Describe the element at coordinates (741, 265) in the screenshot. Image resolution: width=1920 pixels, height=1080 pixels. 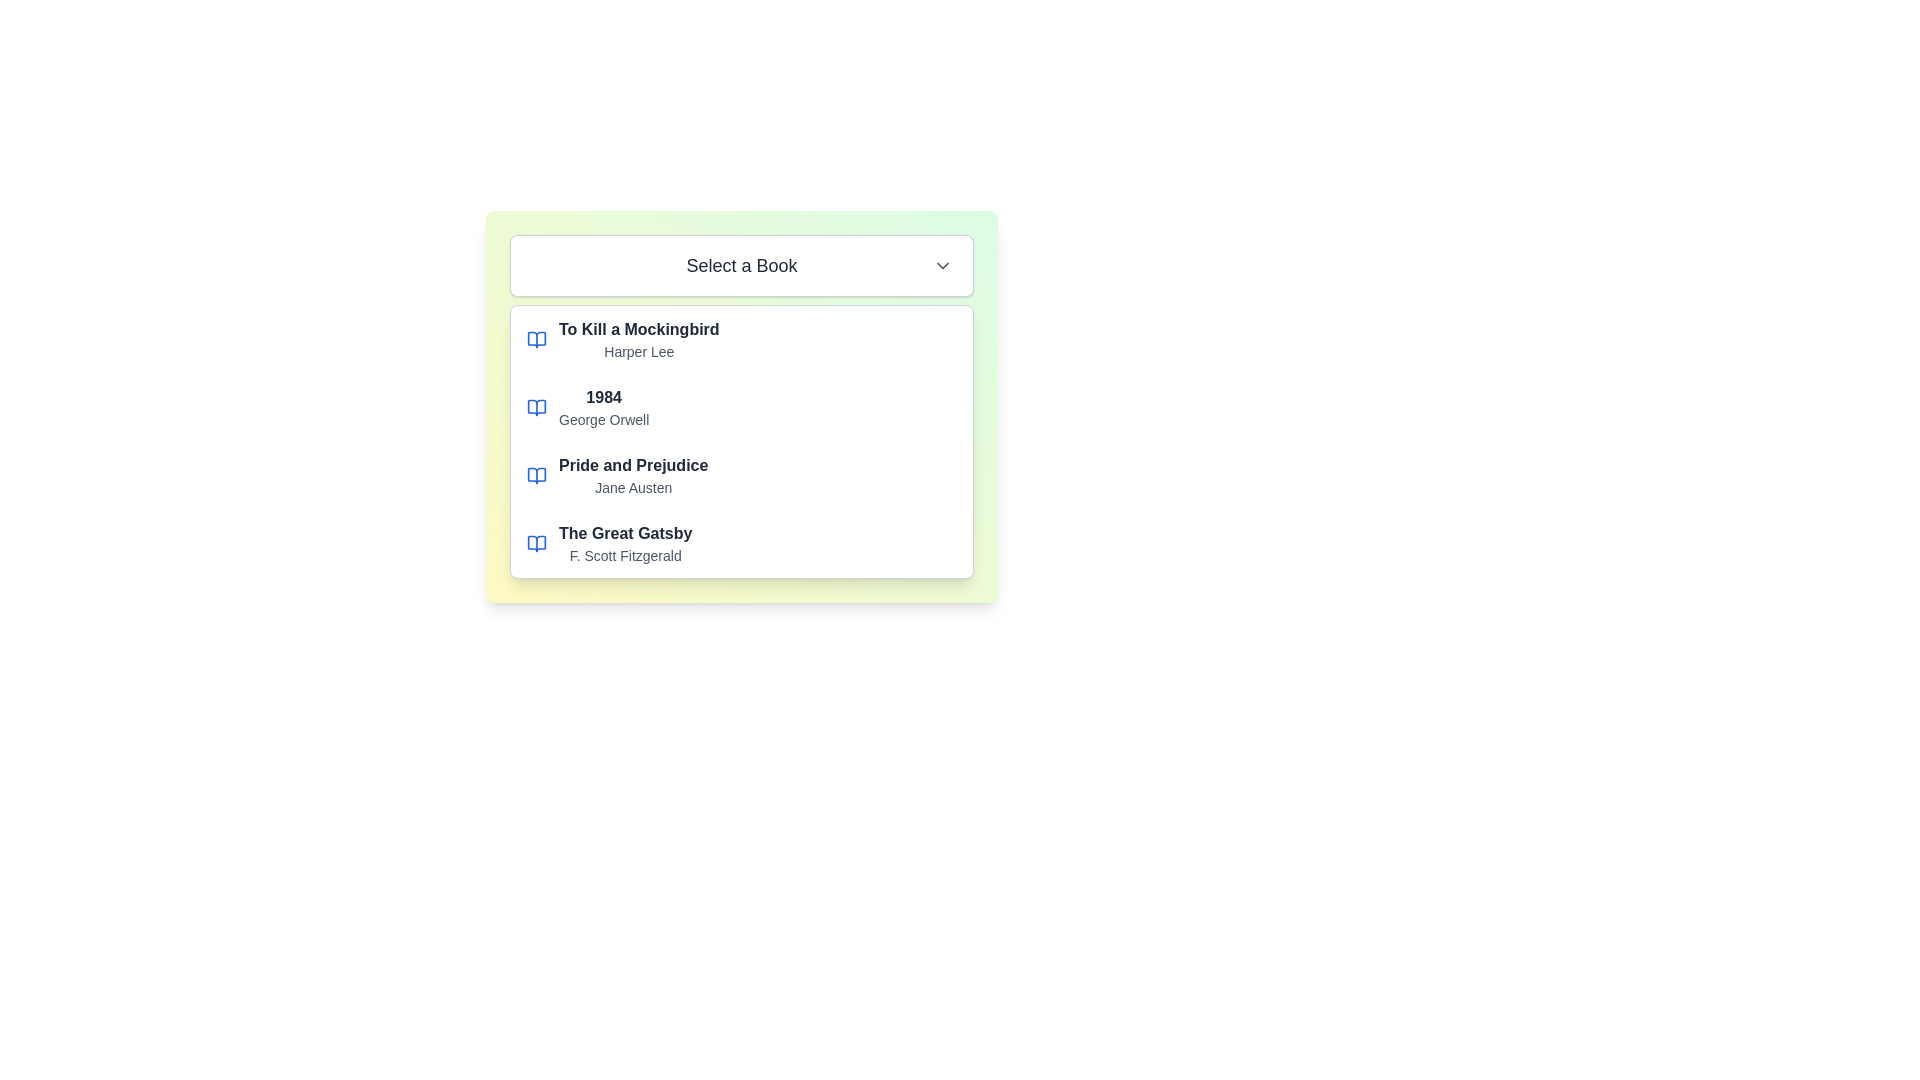
I see `the 'Select a Book' dropdown selector header` at that location.